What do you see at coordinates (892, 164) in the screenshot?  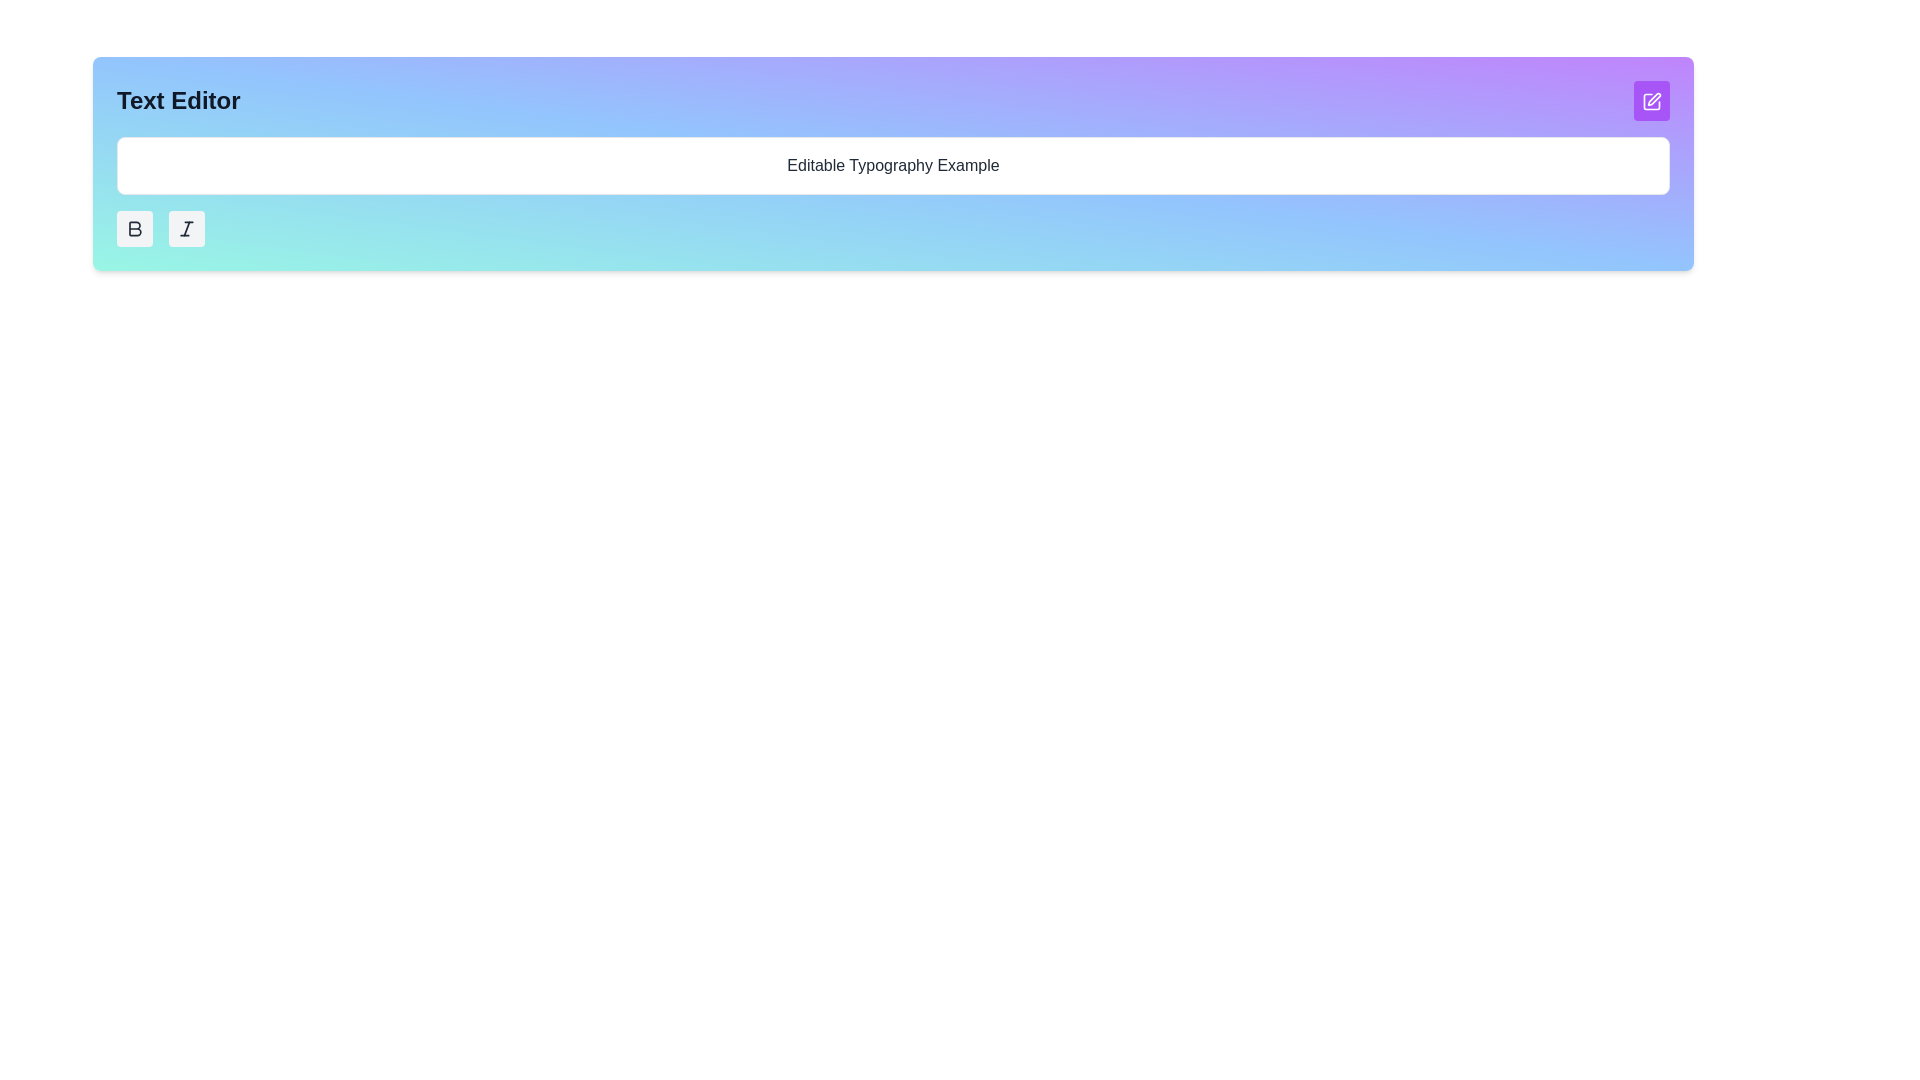 I see `the editable text field labeled 'Editable Typography Example' that is positioned below the 'Text Editor' title and above the text styling icons` at bounding box center [892, 164].